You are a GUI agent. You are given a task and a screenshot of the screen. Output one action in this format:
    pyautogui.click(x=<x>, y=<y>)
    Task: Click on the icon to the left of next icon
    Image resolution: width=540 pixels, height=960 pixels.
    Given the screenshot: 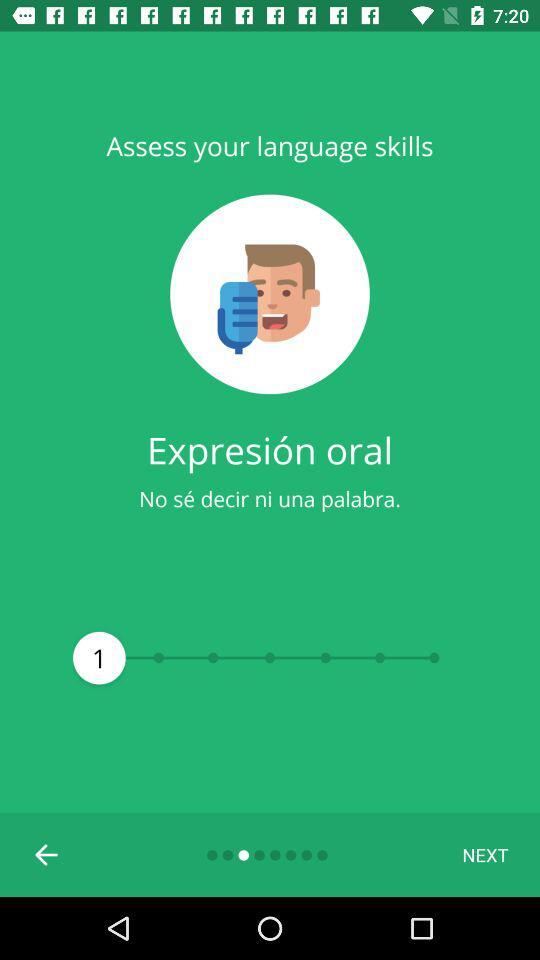 What is the action you would take?
    pyautogui.click(x=47, y=853)
    